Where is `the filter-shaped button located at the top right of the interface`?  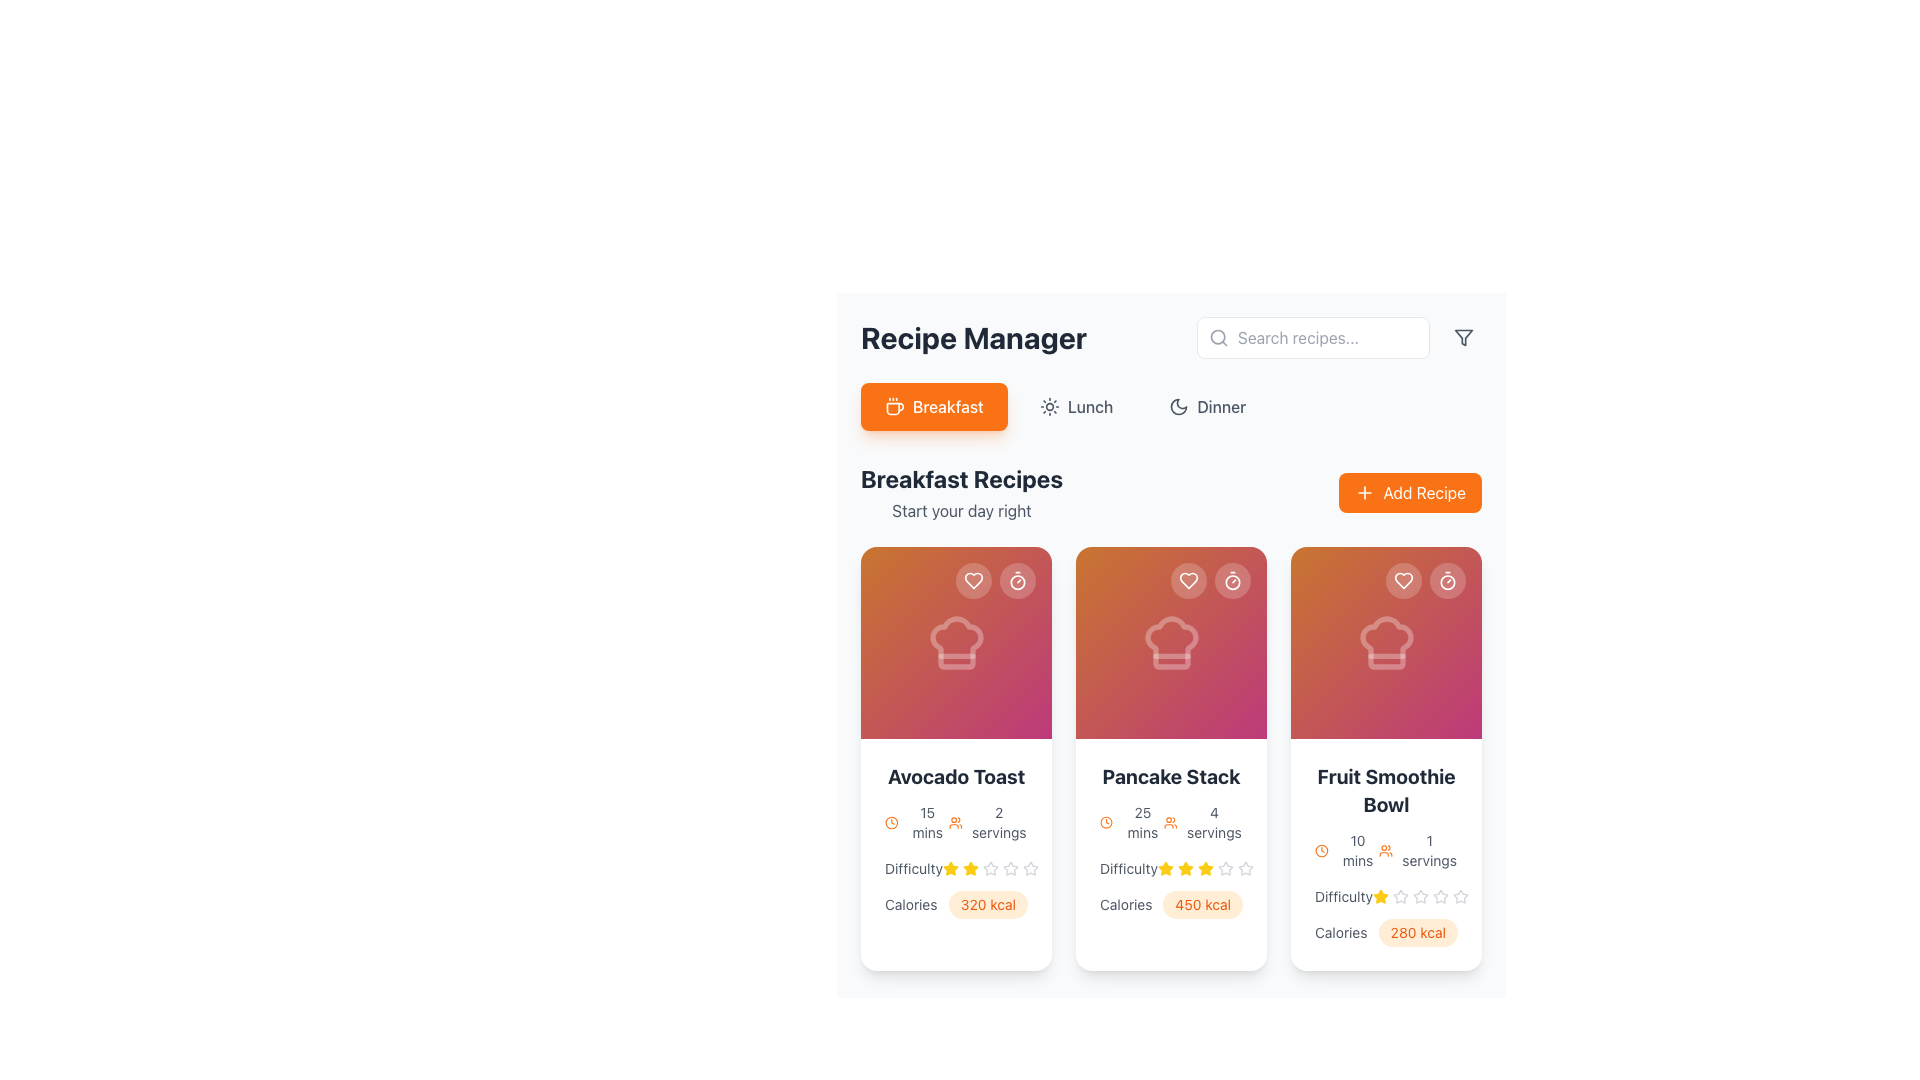
the filter-shaped button located at the top right of the interface is located at coordinates (1464, 337).